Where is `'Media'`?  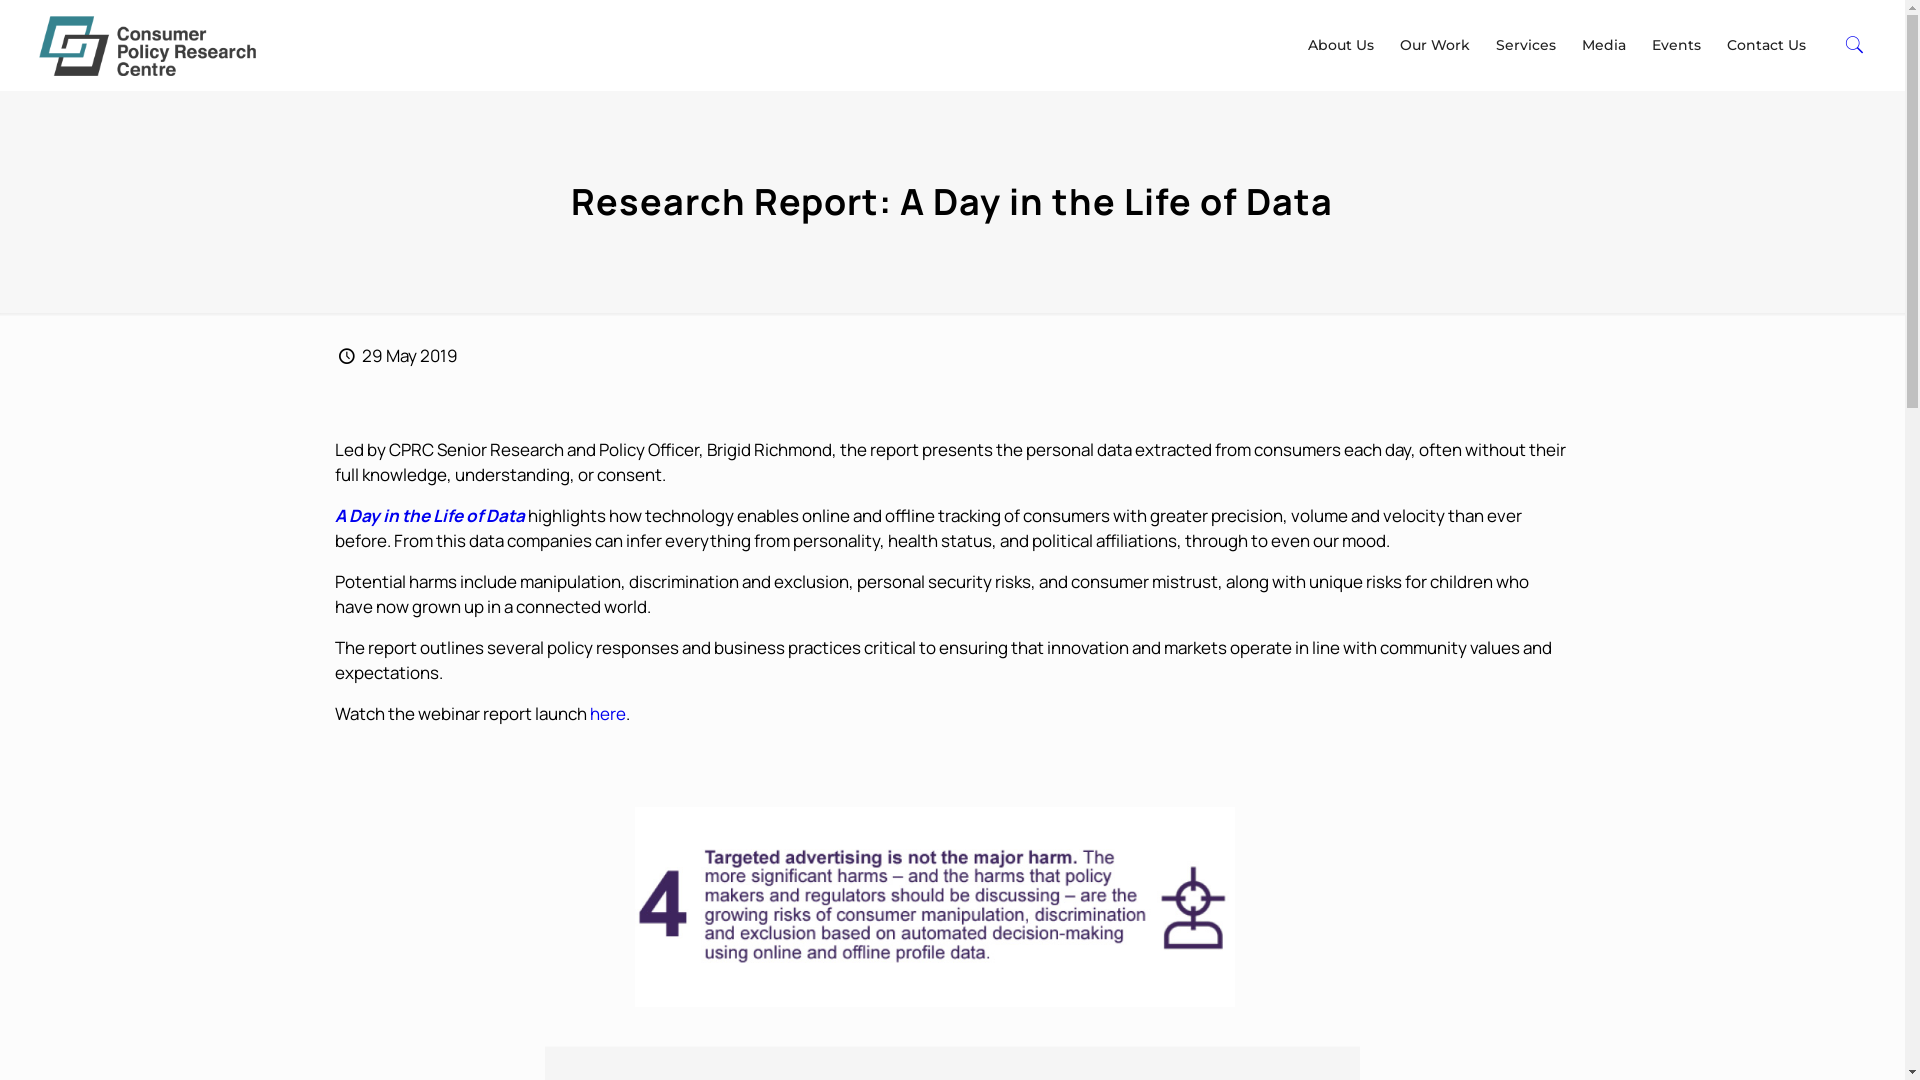
'Media' is located at coordinates (1603, 45).